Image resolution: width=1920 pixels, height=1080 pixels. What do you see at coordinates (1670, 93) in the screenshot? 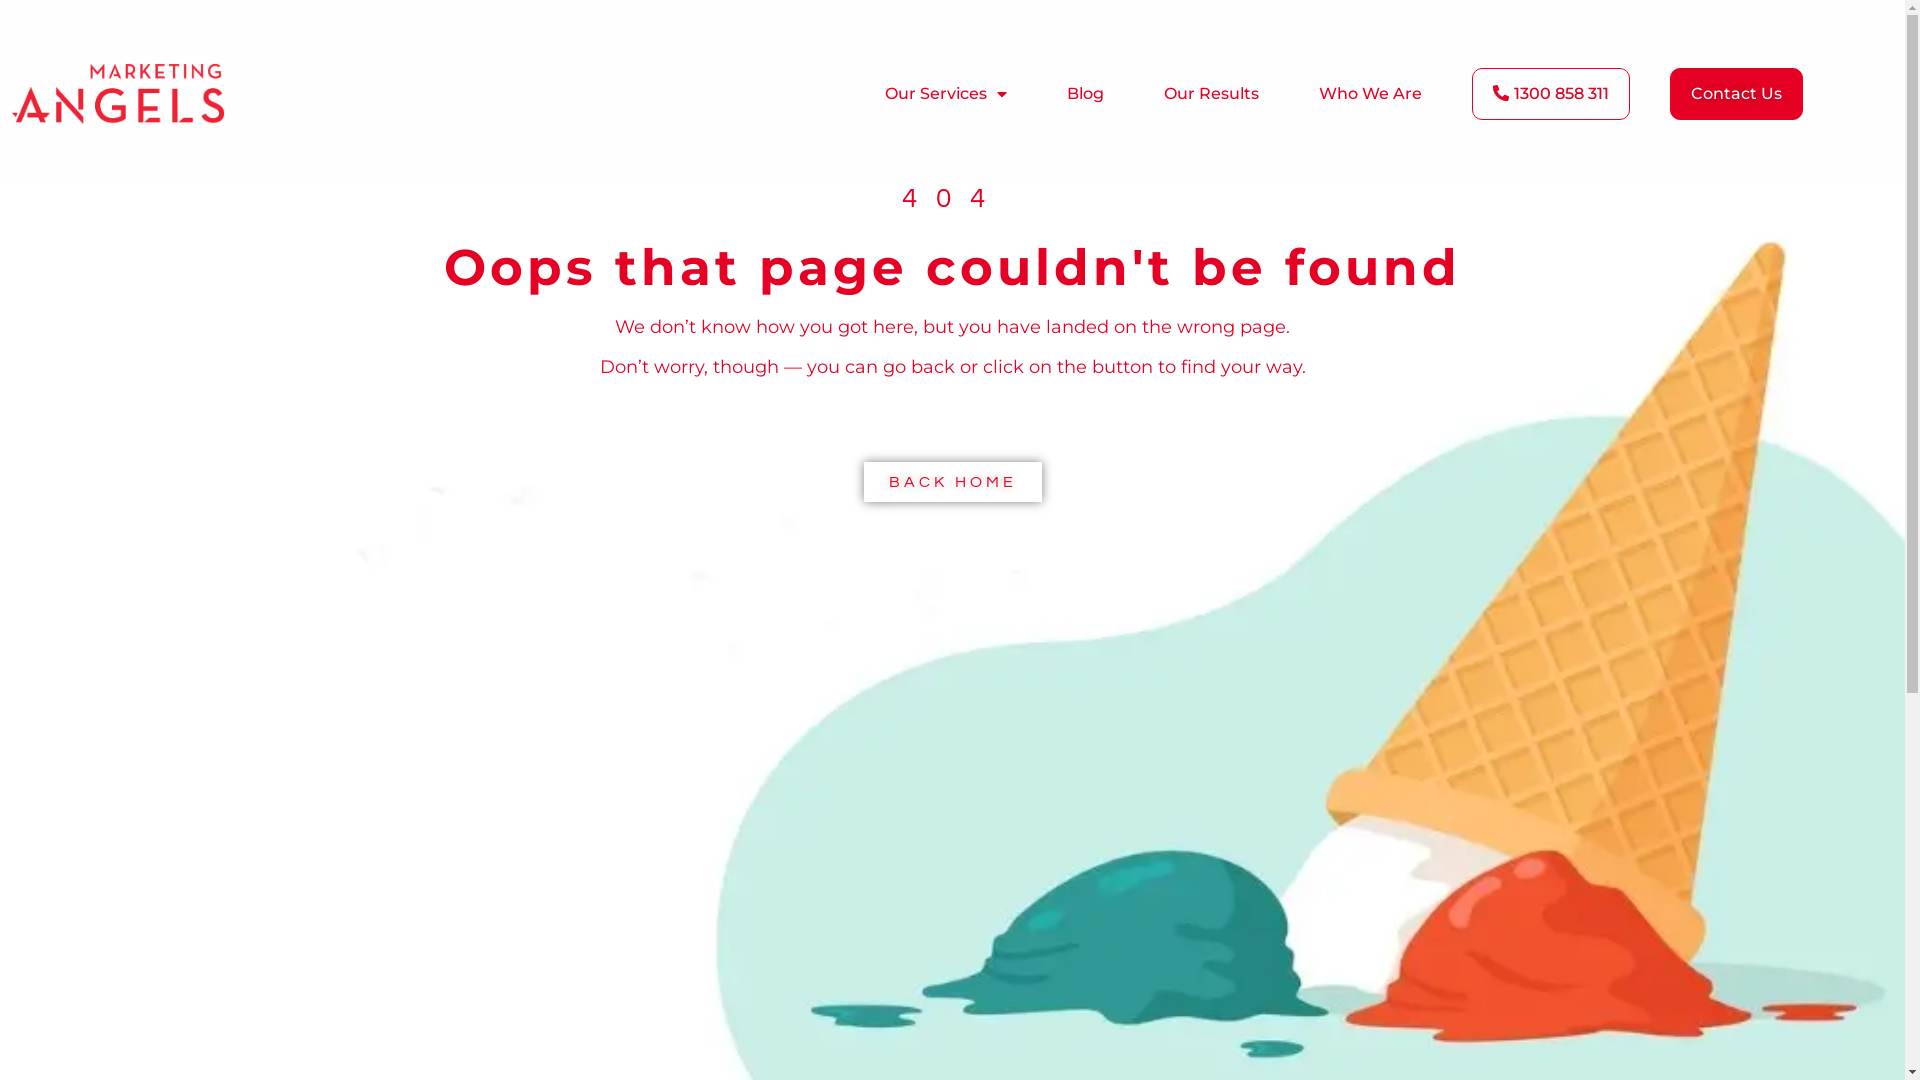
I see `'Contact Us'` at bounding box center [1670, 93].